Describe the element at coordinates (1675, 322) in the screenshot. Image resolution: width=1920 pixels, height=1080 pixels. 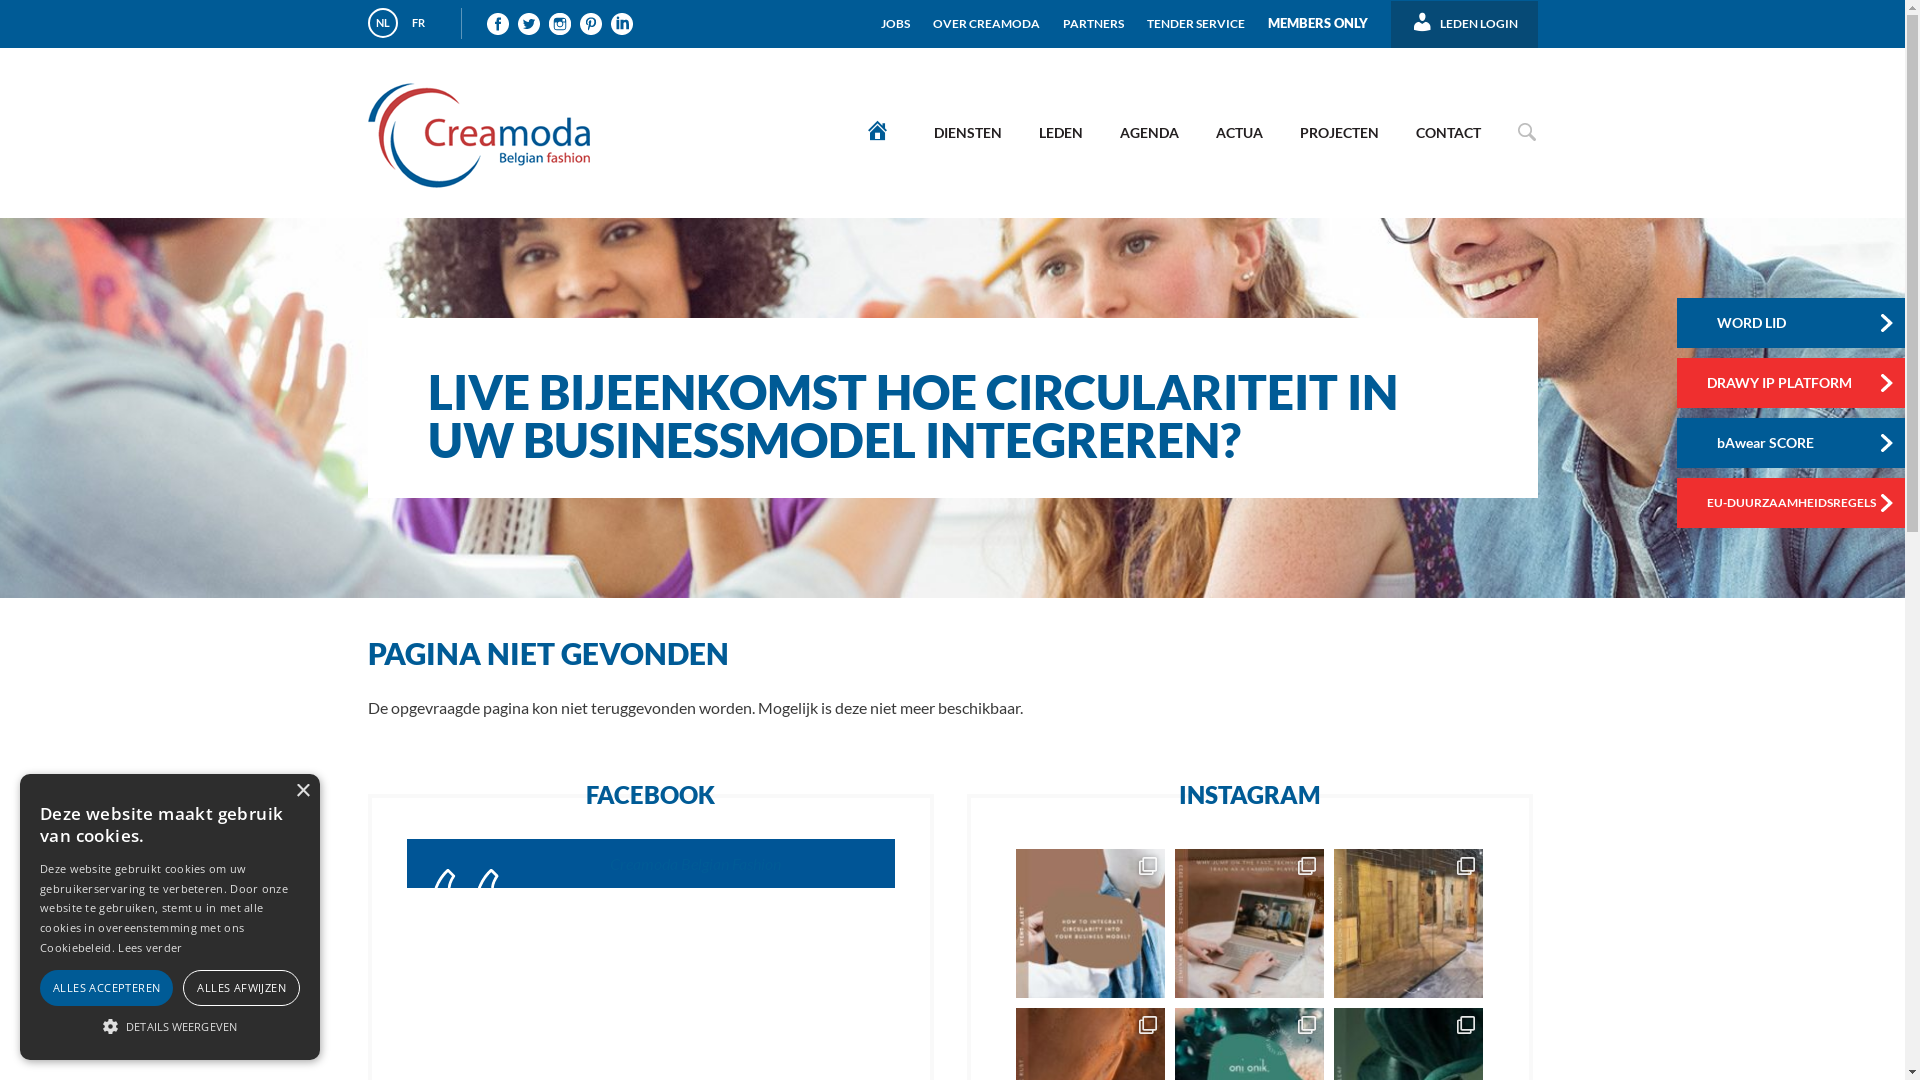
I see `'WORD LID'` at that location.